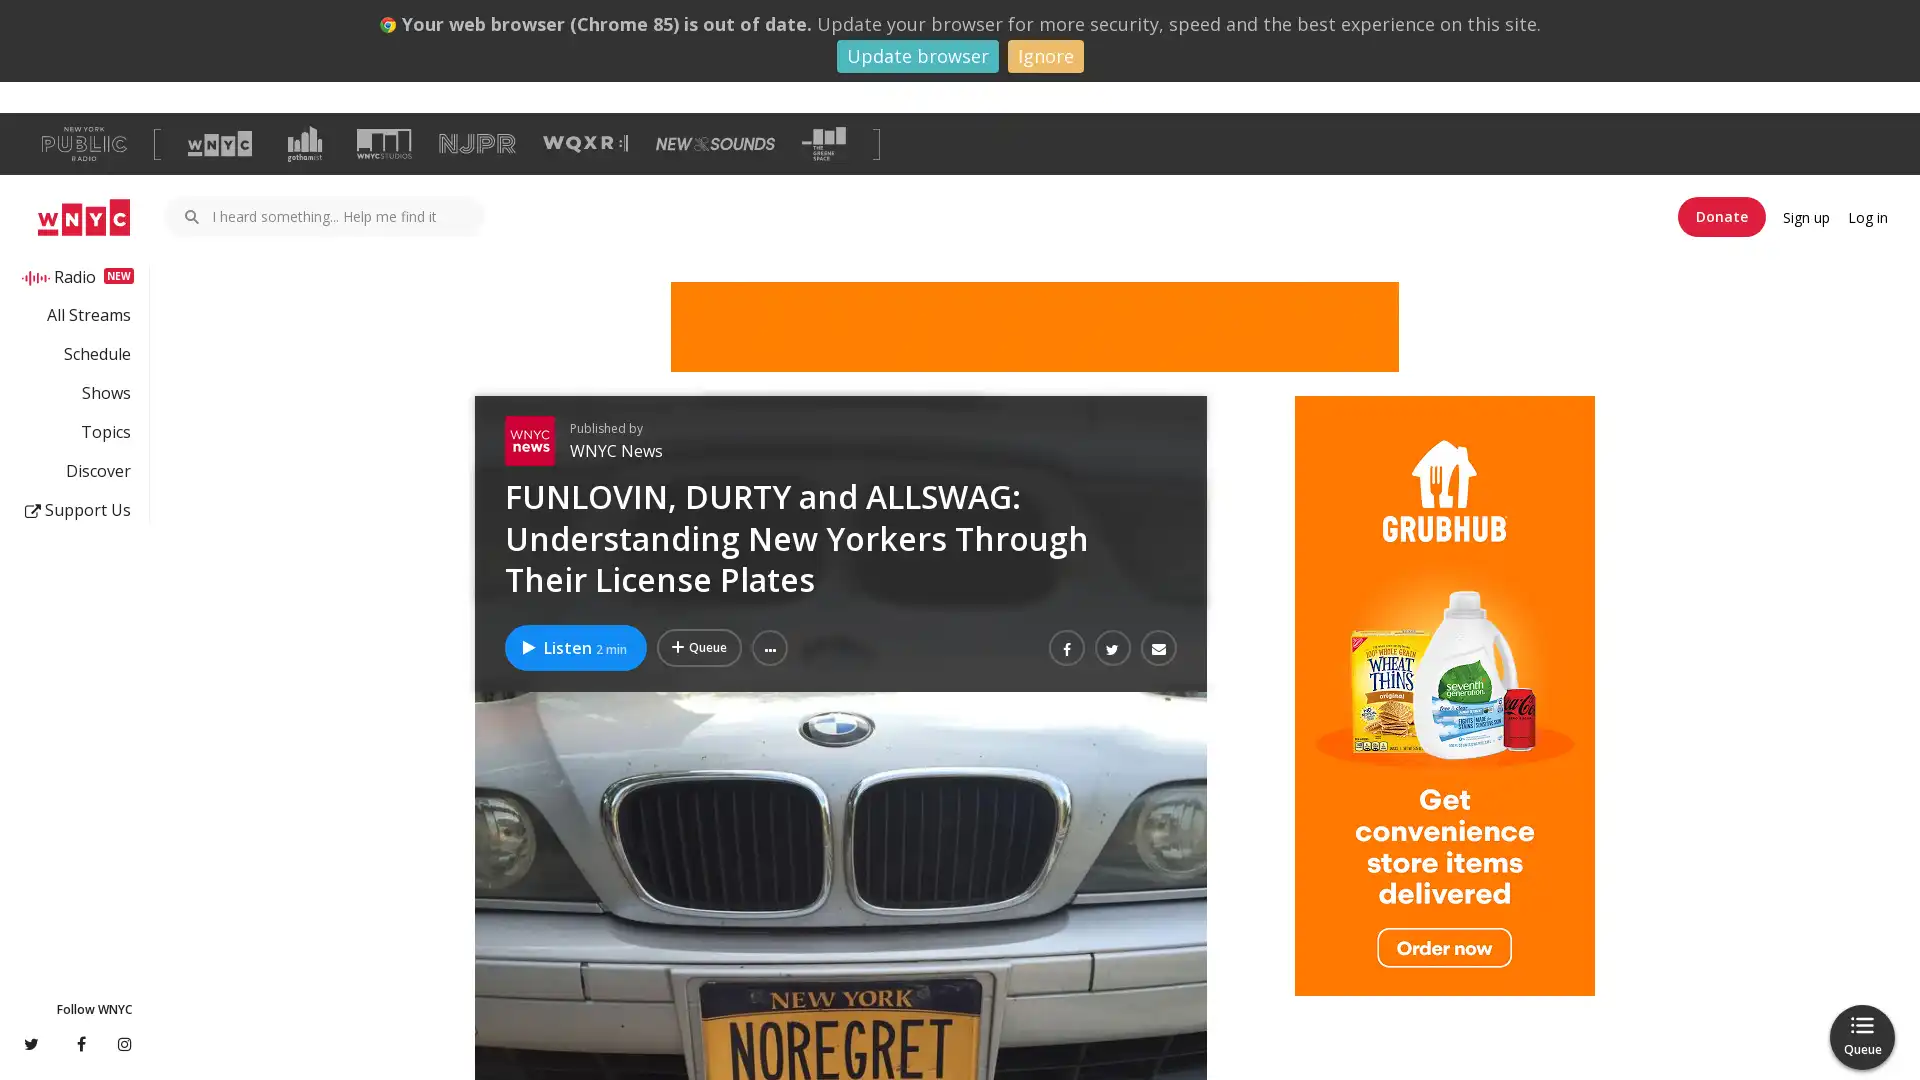 This screenshot has height=1080, width=1920. Describe the element at coordinates (1044, 55) in the screenshot. I see `Ignore` at that location.